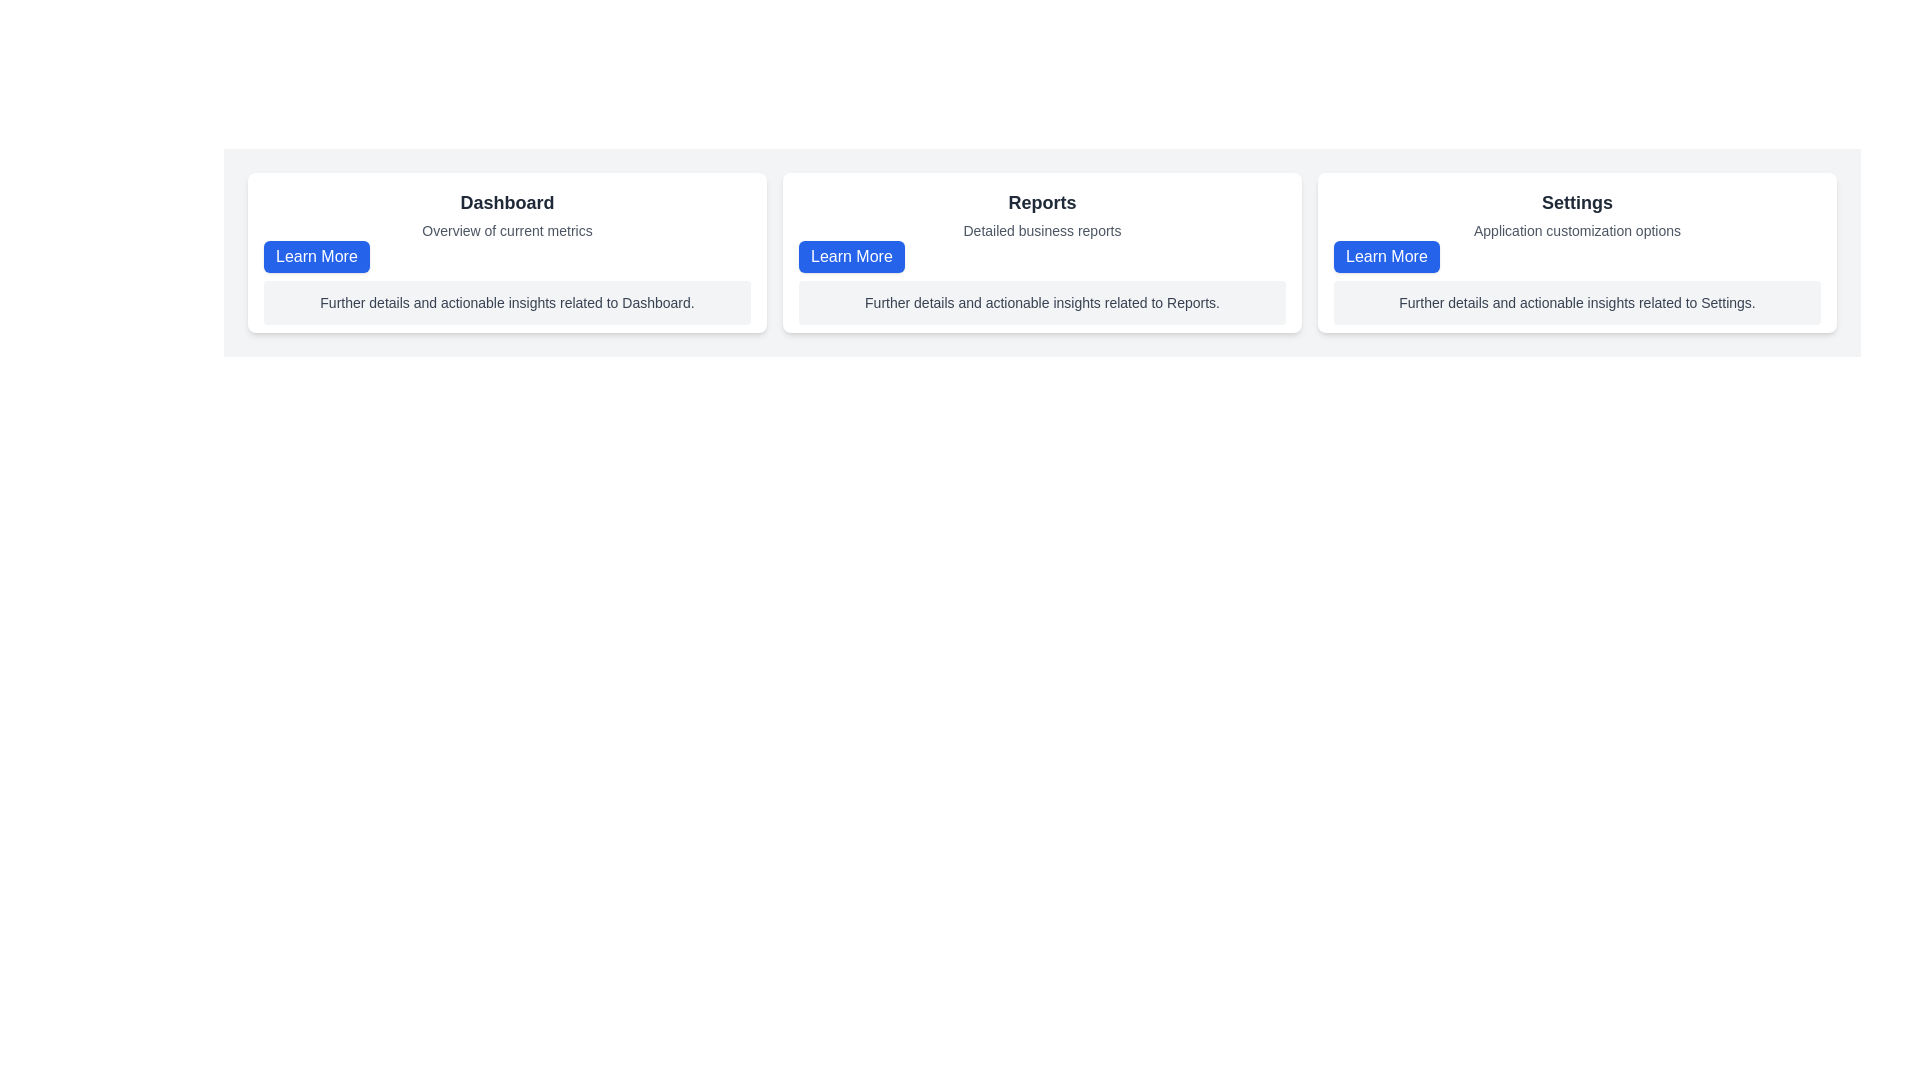 This screenshot has height=1080, width=1920. What do you see at coordinates (1576, 215) in the screenshot?
I see `the 'Settings' text block which contains a bold title and a subtitle, located at the top of the 'Settings' card` at bounding box center [1576, 215].